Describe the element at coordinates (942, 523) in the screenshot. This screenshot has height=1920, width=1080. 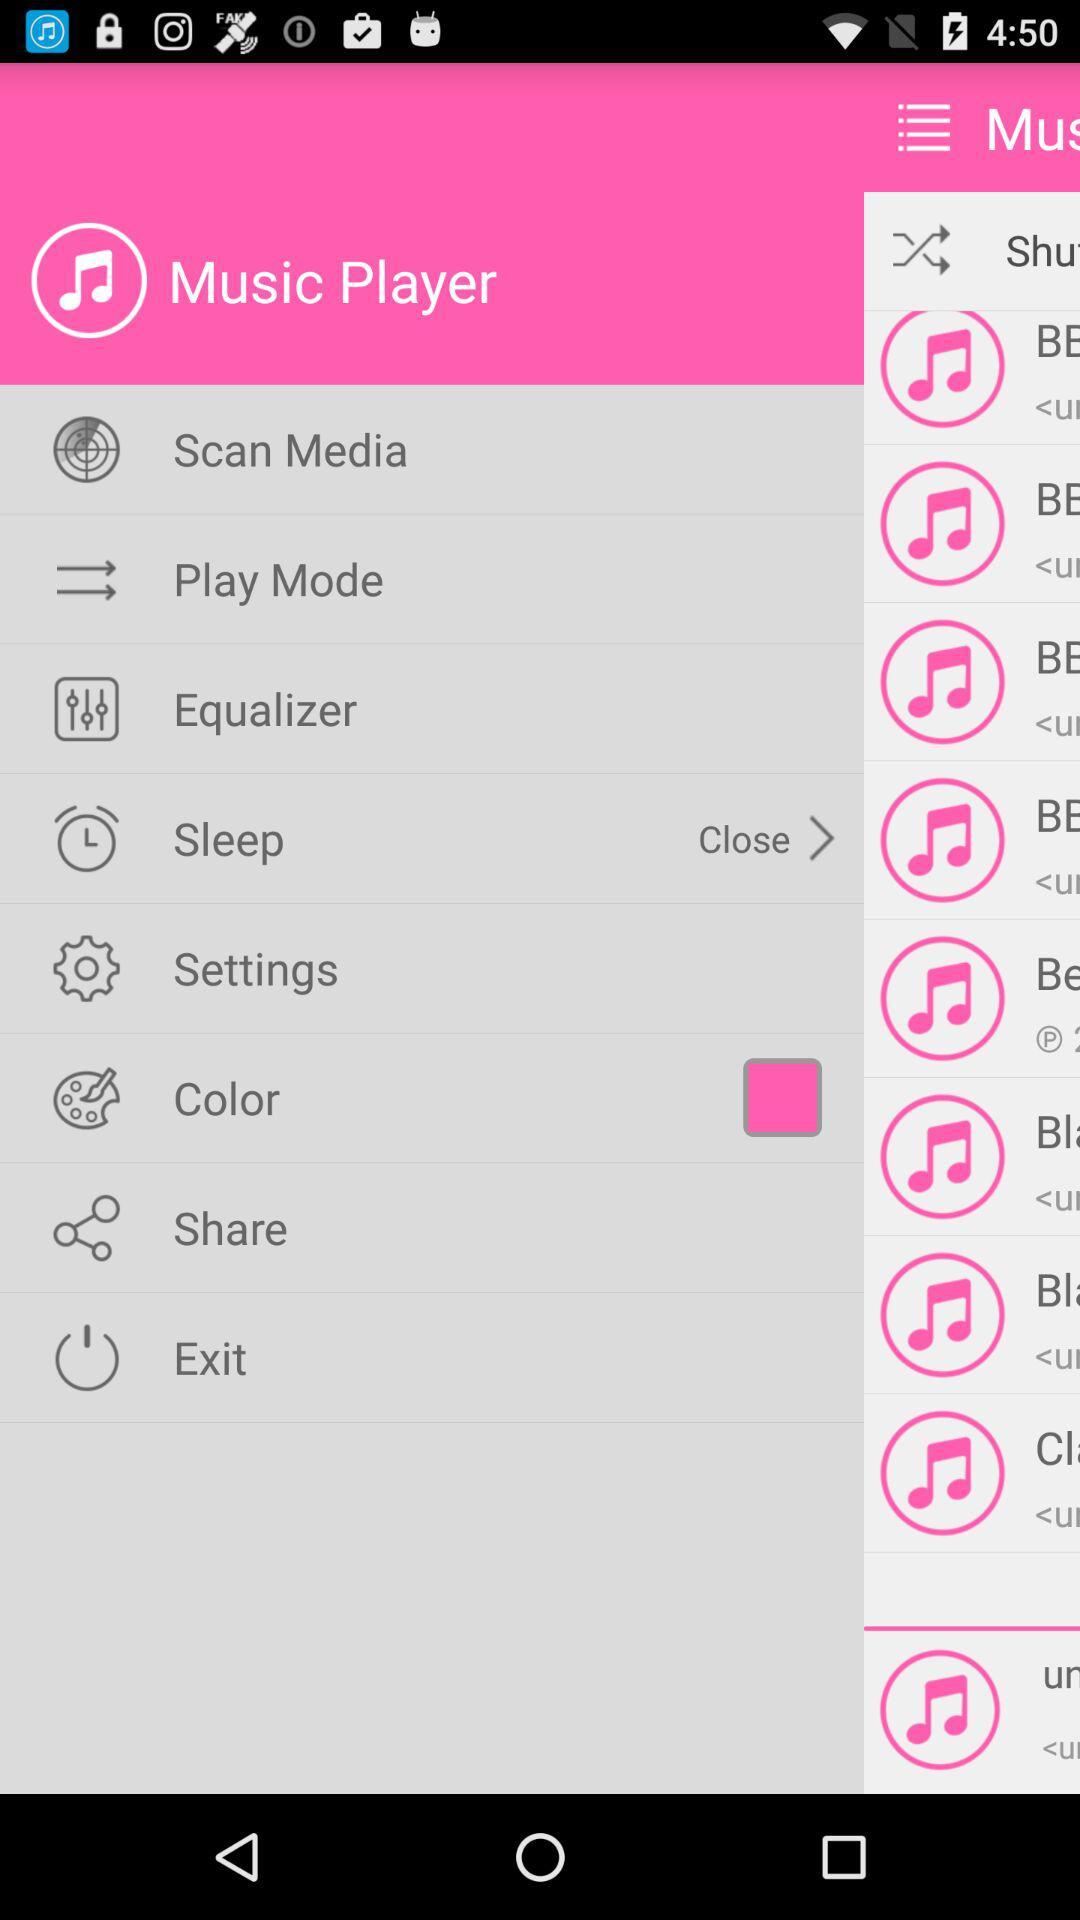
I see `the second music icon on the right hand side` at that location.